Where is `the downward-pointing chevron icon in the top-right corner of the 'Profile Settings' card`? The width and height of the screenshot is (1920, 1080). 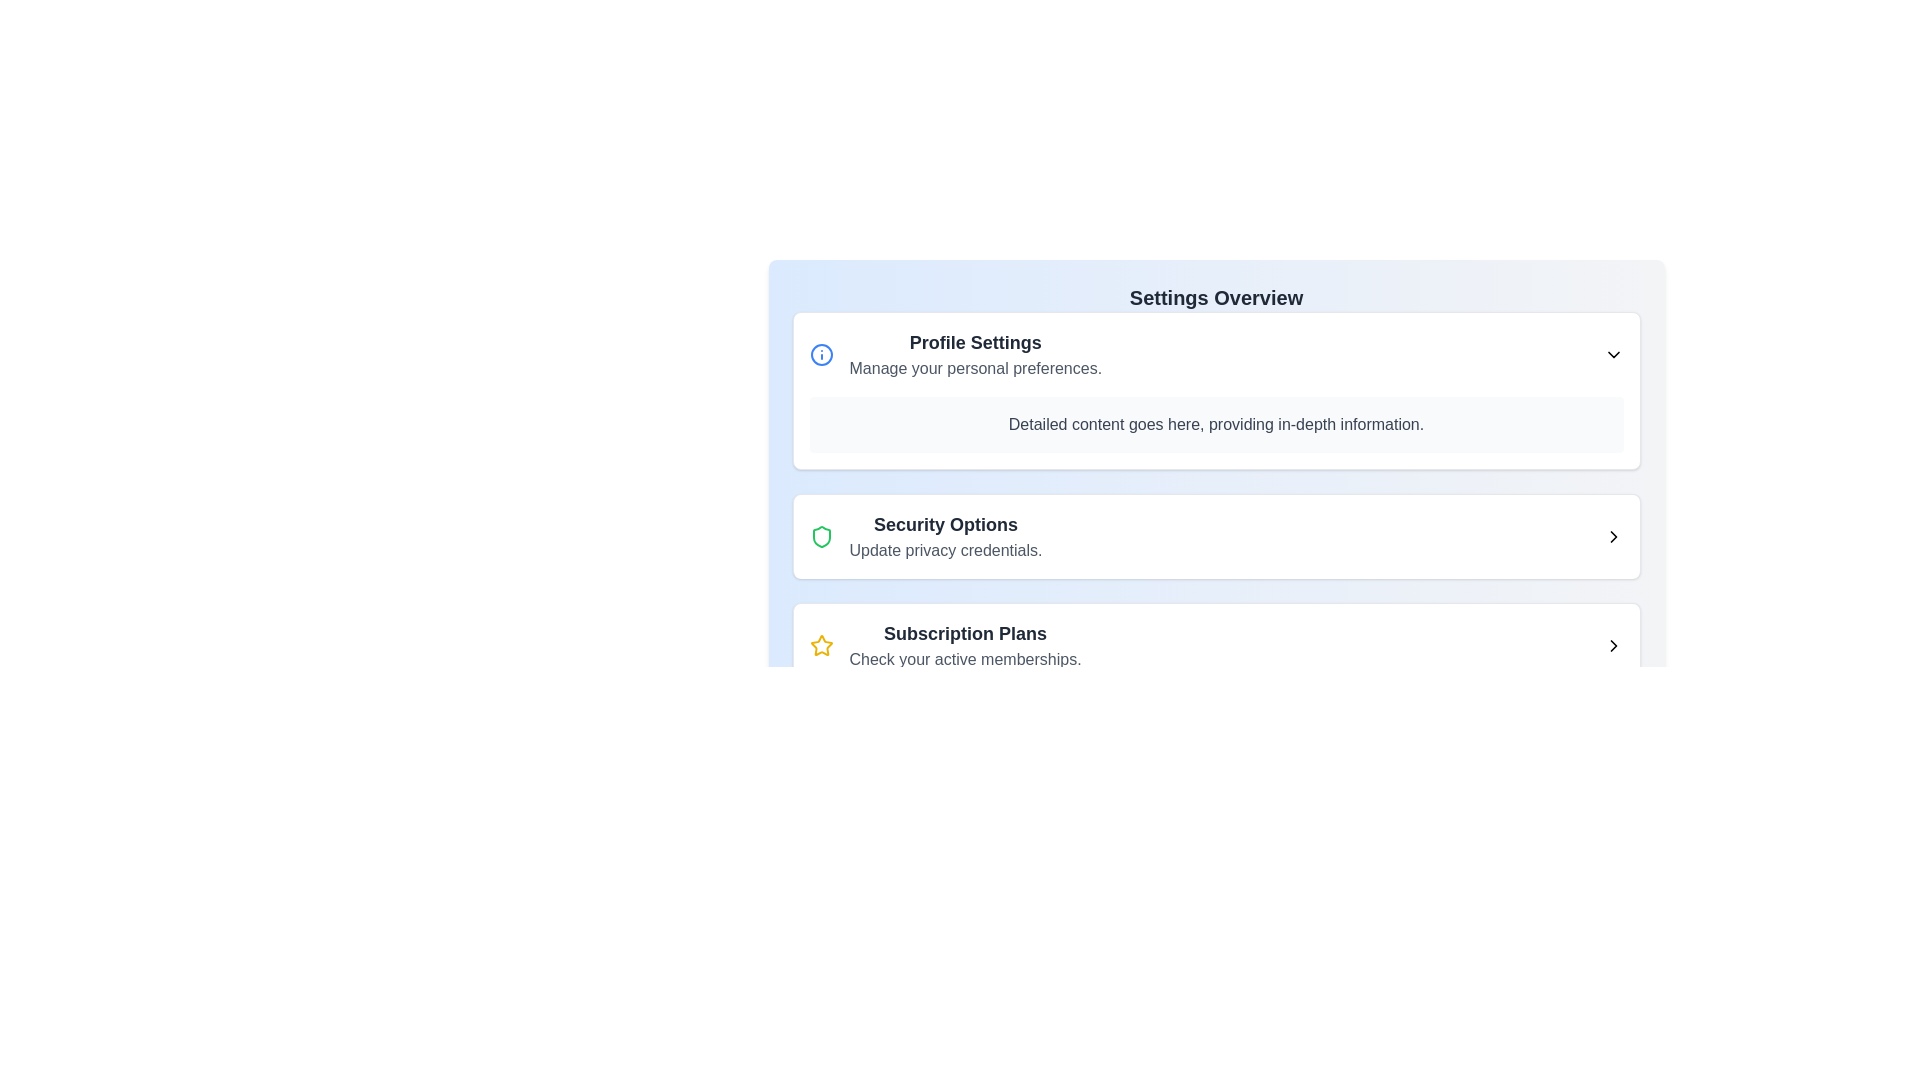
the downward-pointing chevron icon in the top-right corner of the 'Profile Settings' card is located at coordinates (1613, 353).